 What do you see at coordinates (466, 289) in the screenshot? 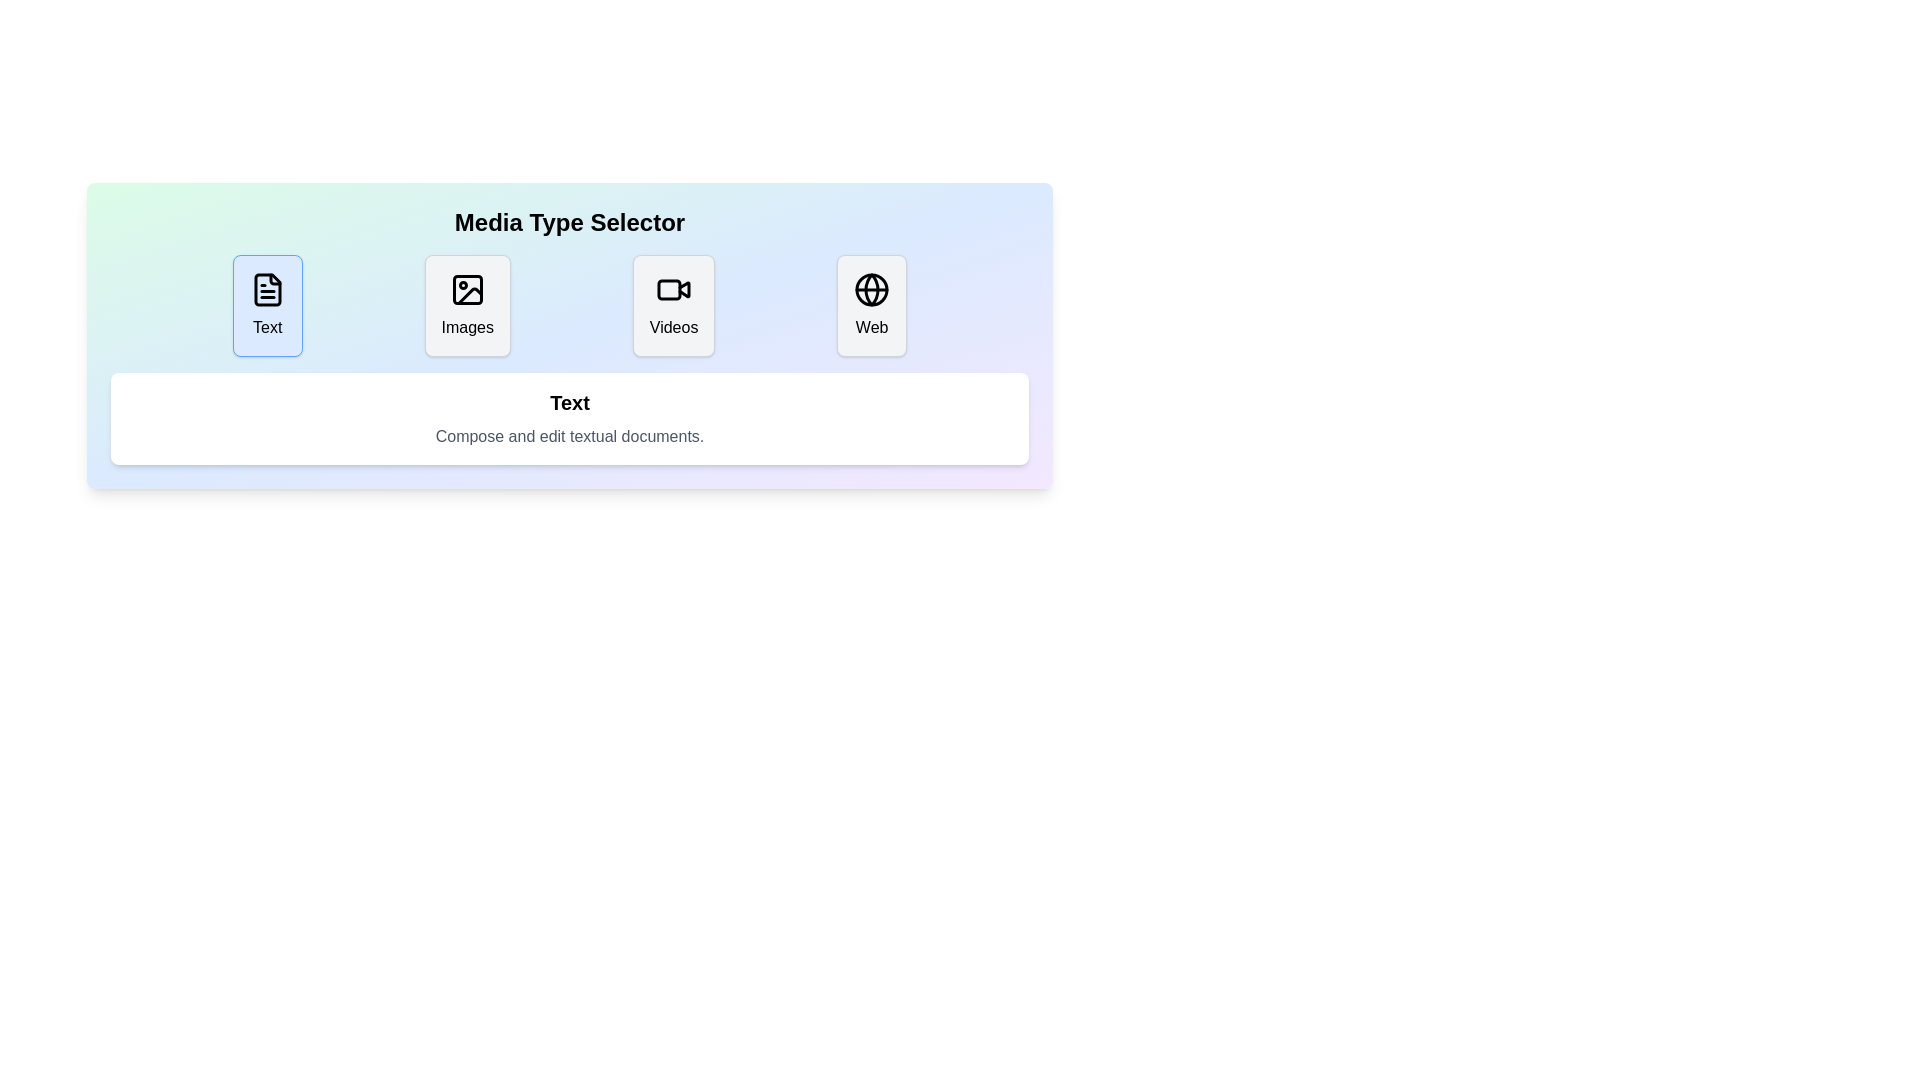
I see `the main rectangular frame within the 'Images' icon in the media selector UI, which is positioned centrally between the 'Text' option on the left and 'Videos' on the right` at bounding box center [466, 289].